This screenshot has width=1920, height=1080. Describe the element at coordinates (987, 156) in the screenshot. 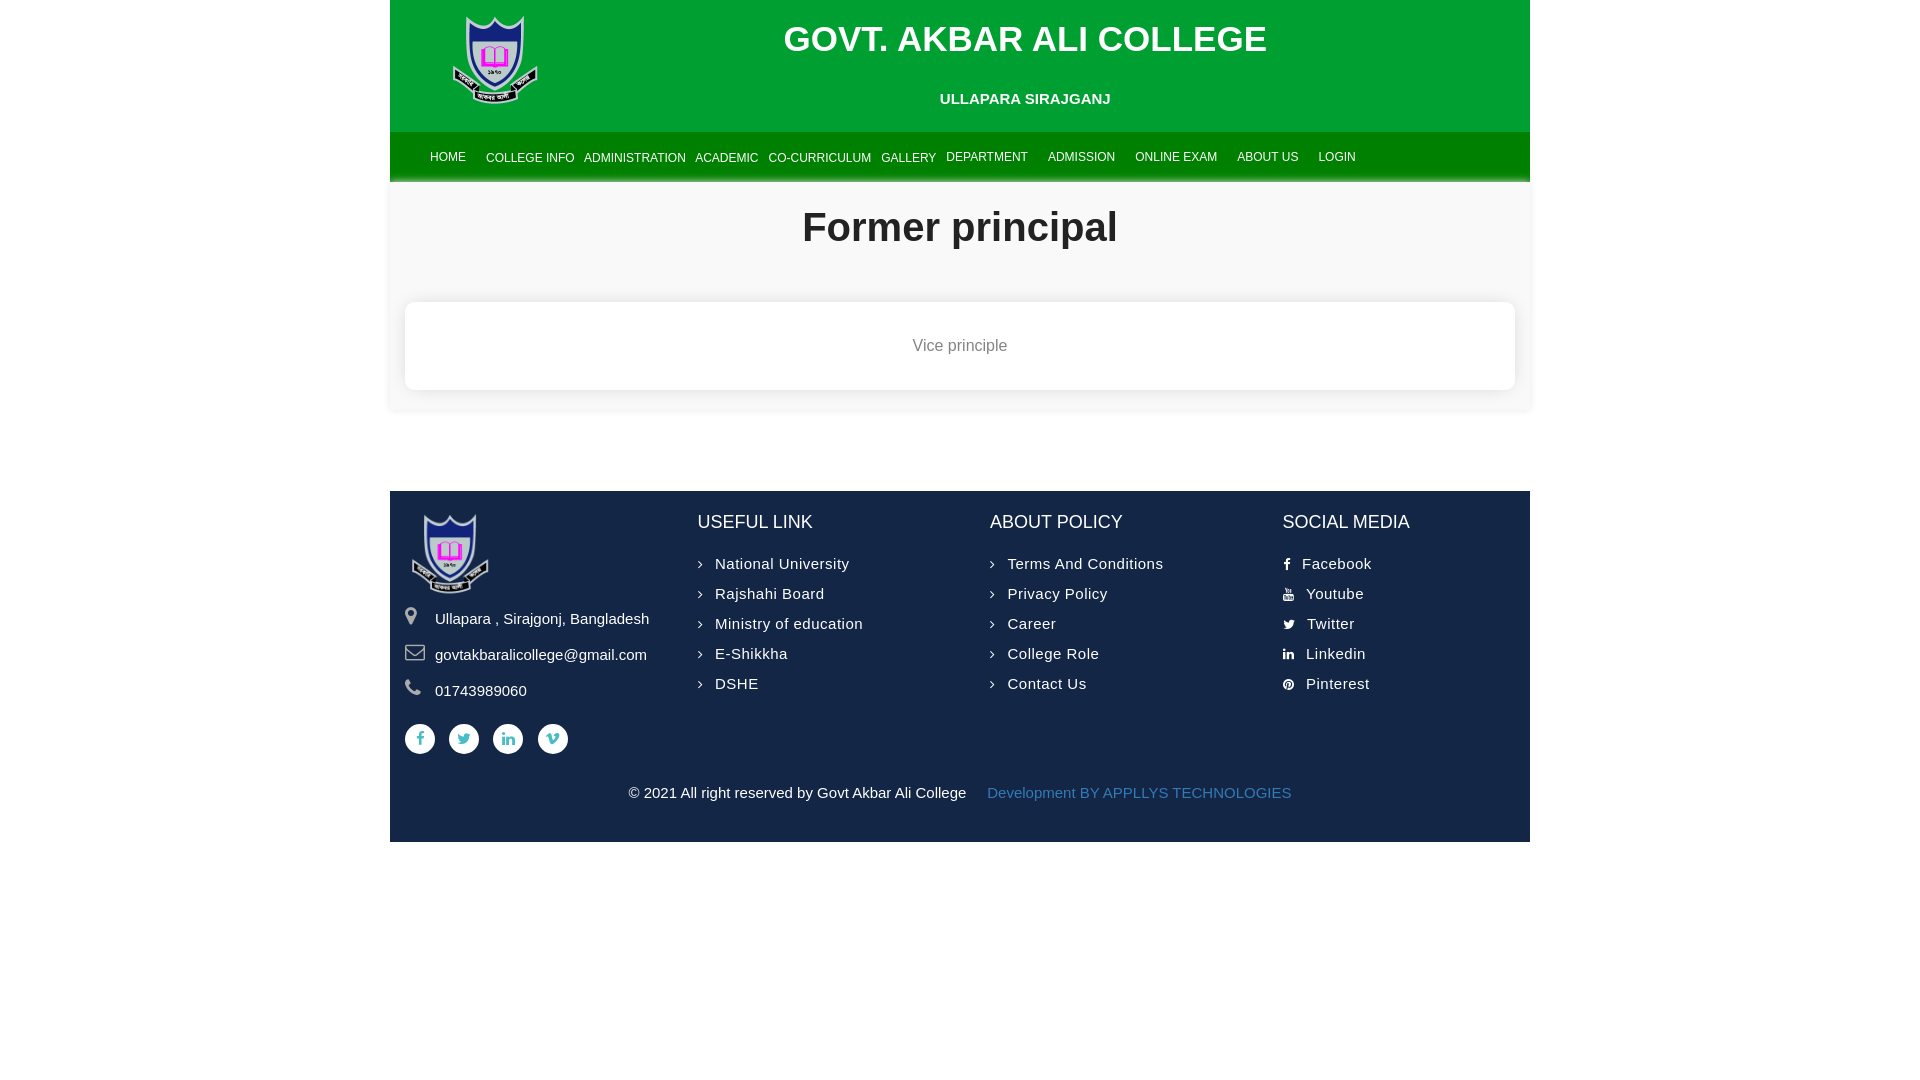

I see `'DEPARTMENT'` at that location.